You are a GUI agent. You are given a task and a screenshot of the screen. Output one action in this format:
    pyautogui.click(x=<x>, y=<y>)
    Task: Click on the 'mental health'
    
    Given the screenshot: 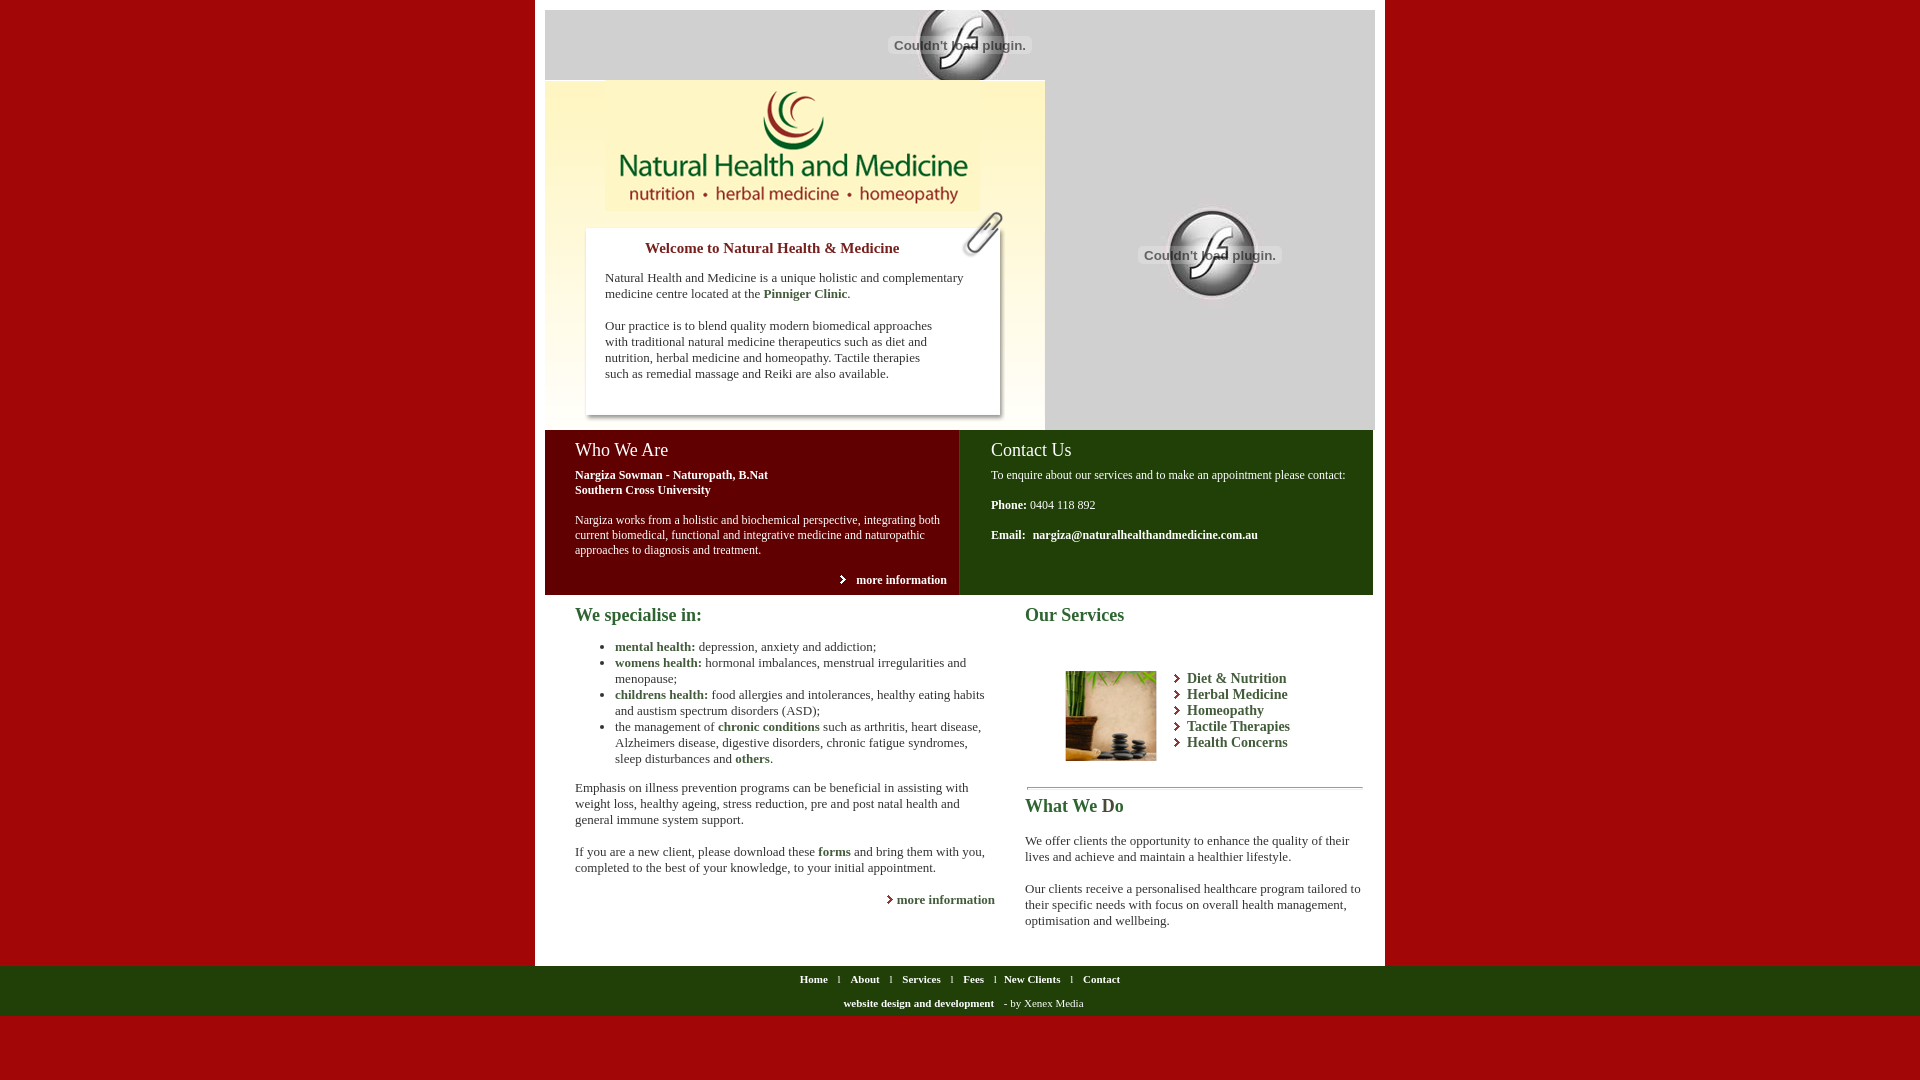 What is the action you would take?
    pyautogui.click(x=652, y=646)
    